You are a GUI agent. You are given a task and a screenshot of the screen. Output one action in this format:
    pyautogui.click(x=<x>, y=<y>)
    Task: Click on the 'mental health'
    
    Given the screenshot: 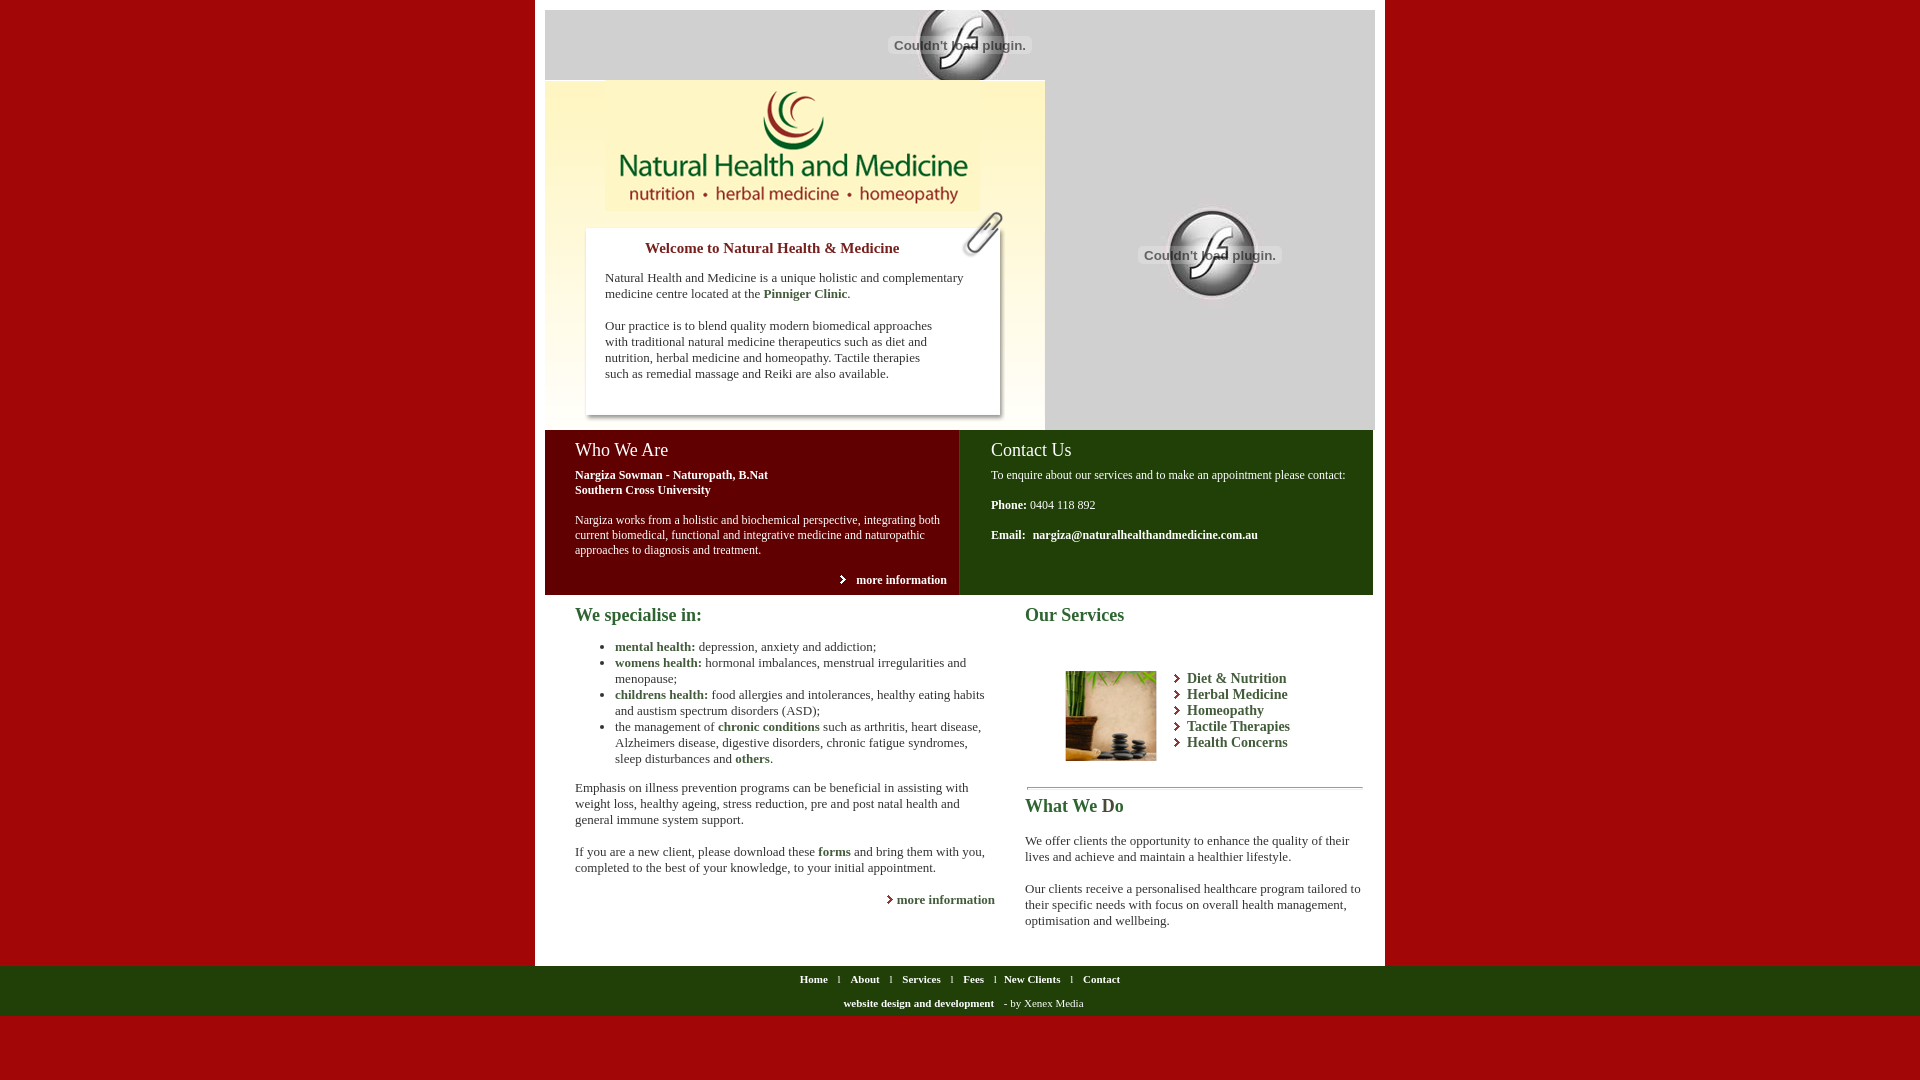 What is the action you would take?
    pyautogui.click(x=652, y=646)
    